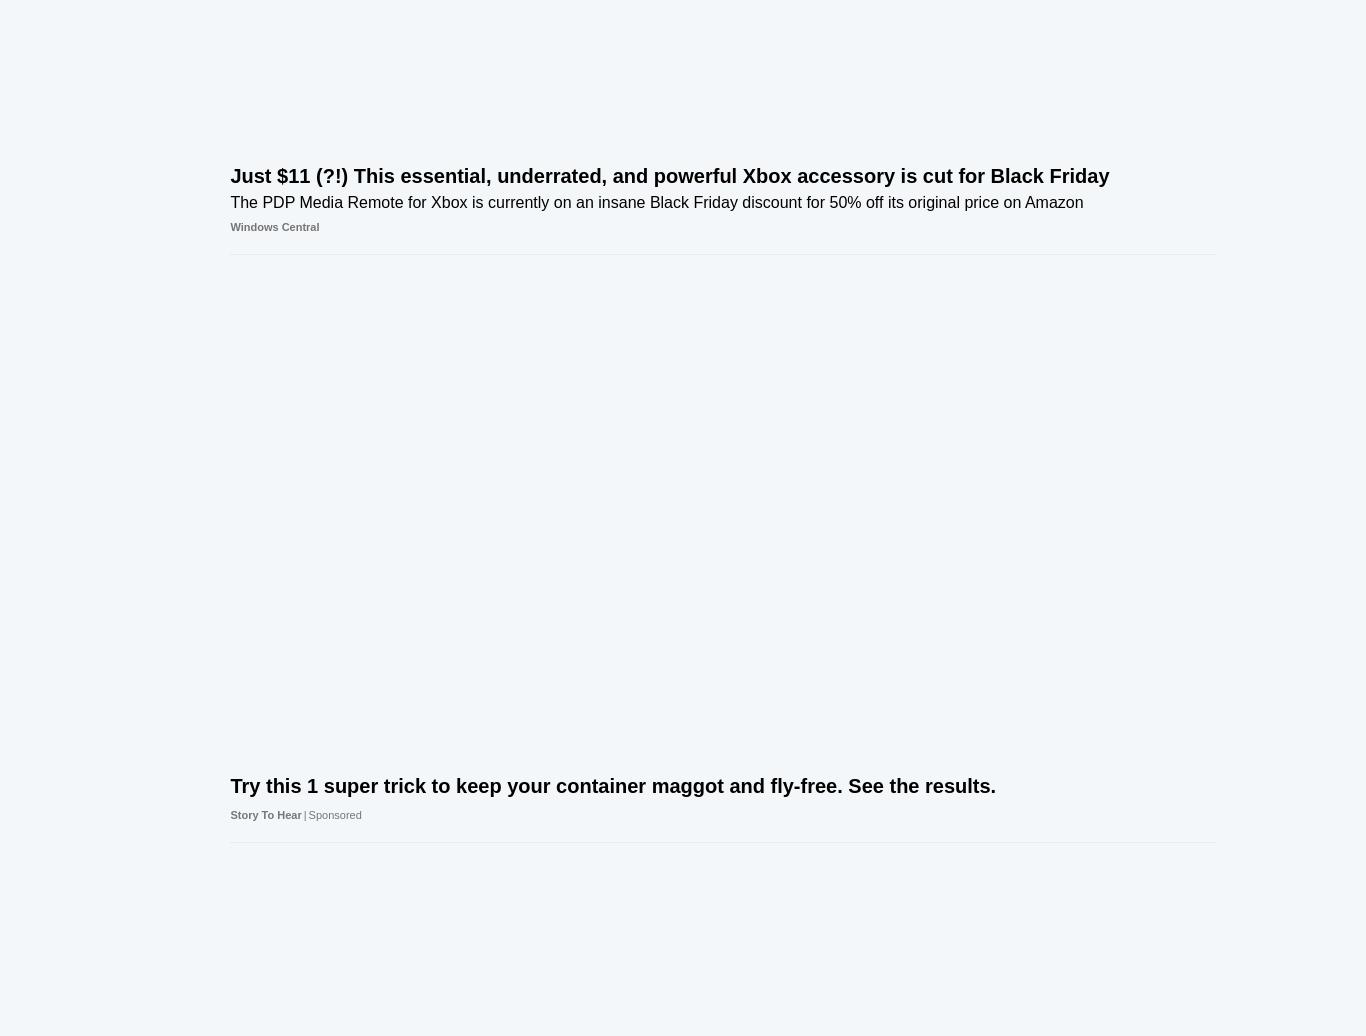  Describe the element at coordinates (1101, 778) in the screenshot. I see `'Members online'` at that location.